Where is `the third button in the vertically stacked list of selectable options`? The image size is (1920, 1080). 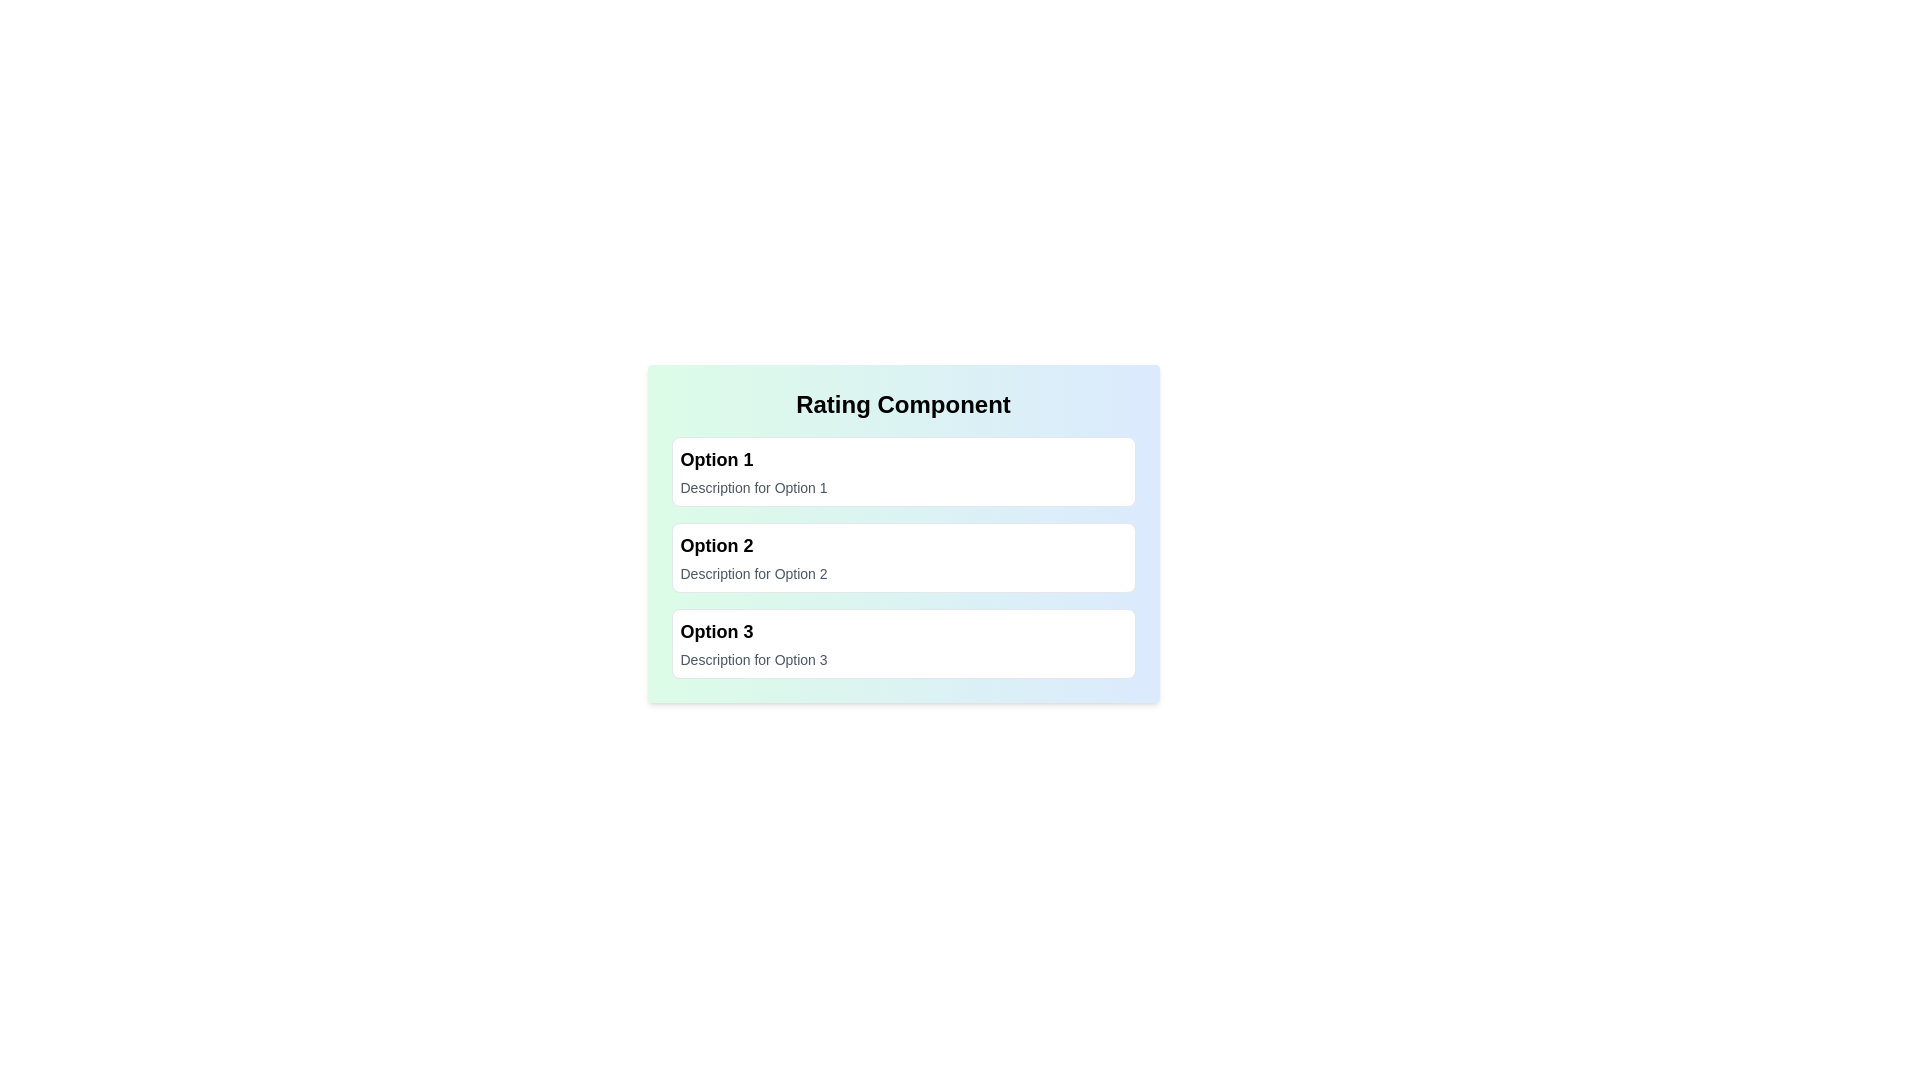 the third button in the vertically stacked list of selectable options is located at coordinates (902, 644).